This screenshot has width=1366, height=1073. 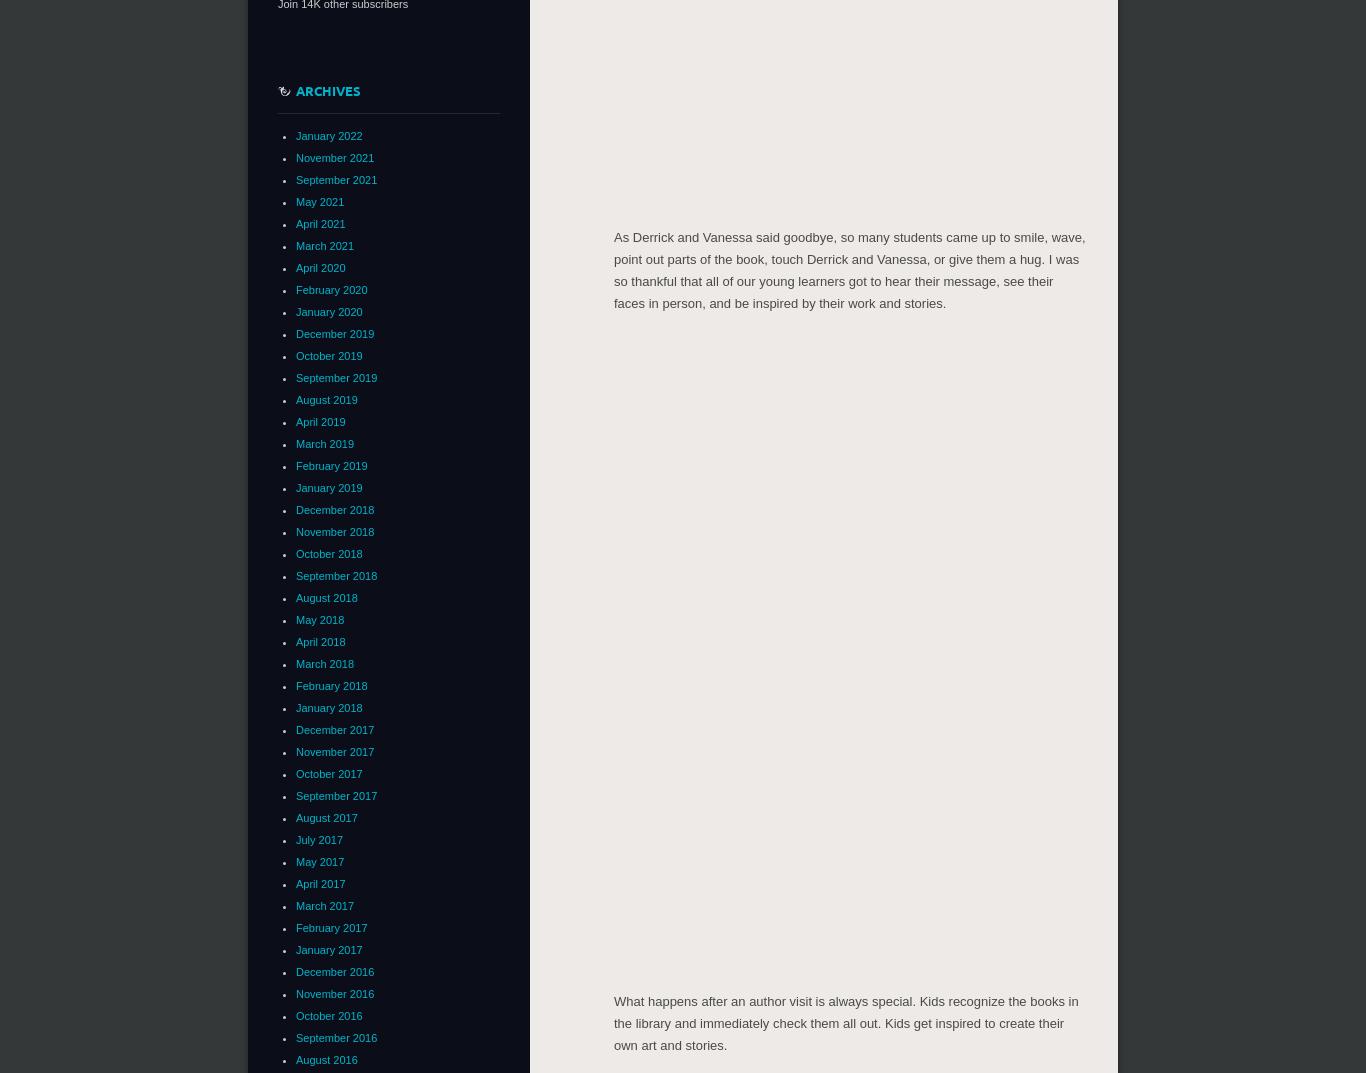 What do you see at coordinates (336, 376) in the screenshot?
I see `'September 2019'` at bounding box center [336, 376].